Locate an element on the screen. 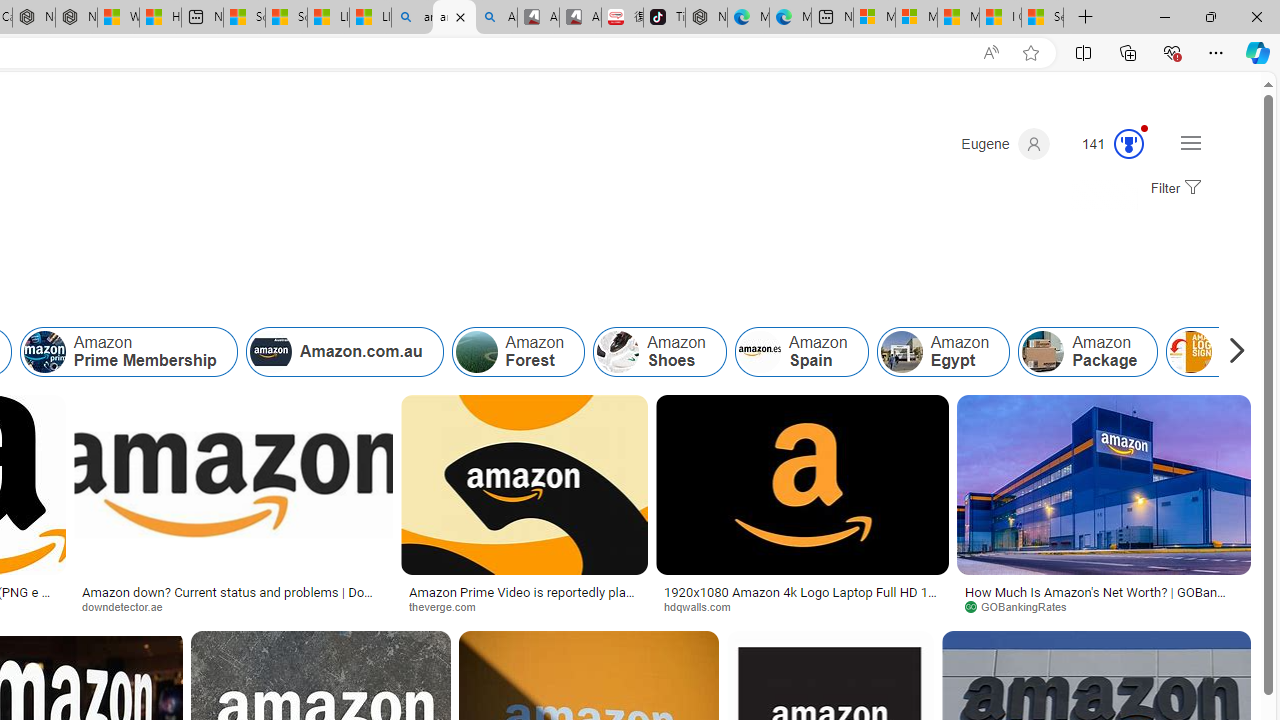 The width and height of the screenshot is (1280, 720). 'Huge shark washes ashore at New York City beach | Watch' is located at coordinates (160, 17).